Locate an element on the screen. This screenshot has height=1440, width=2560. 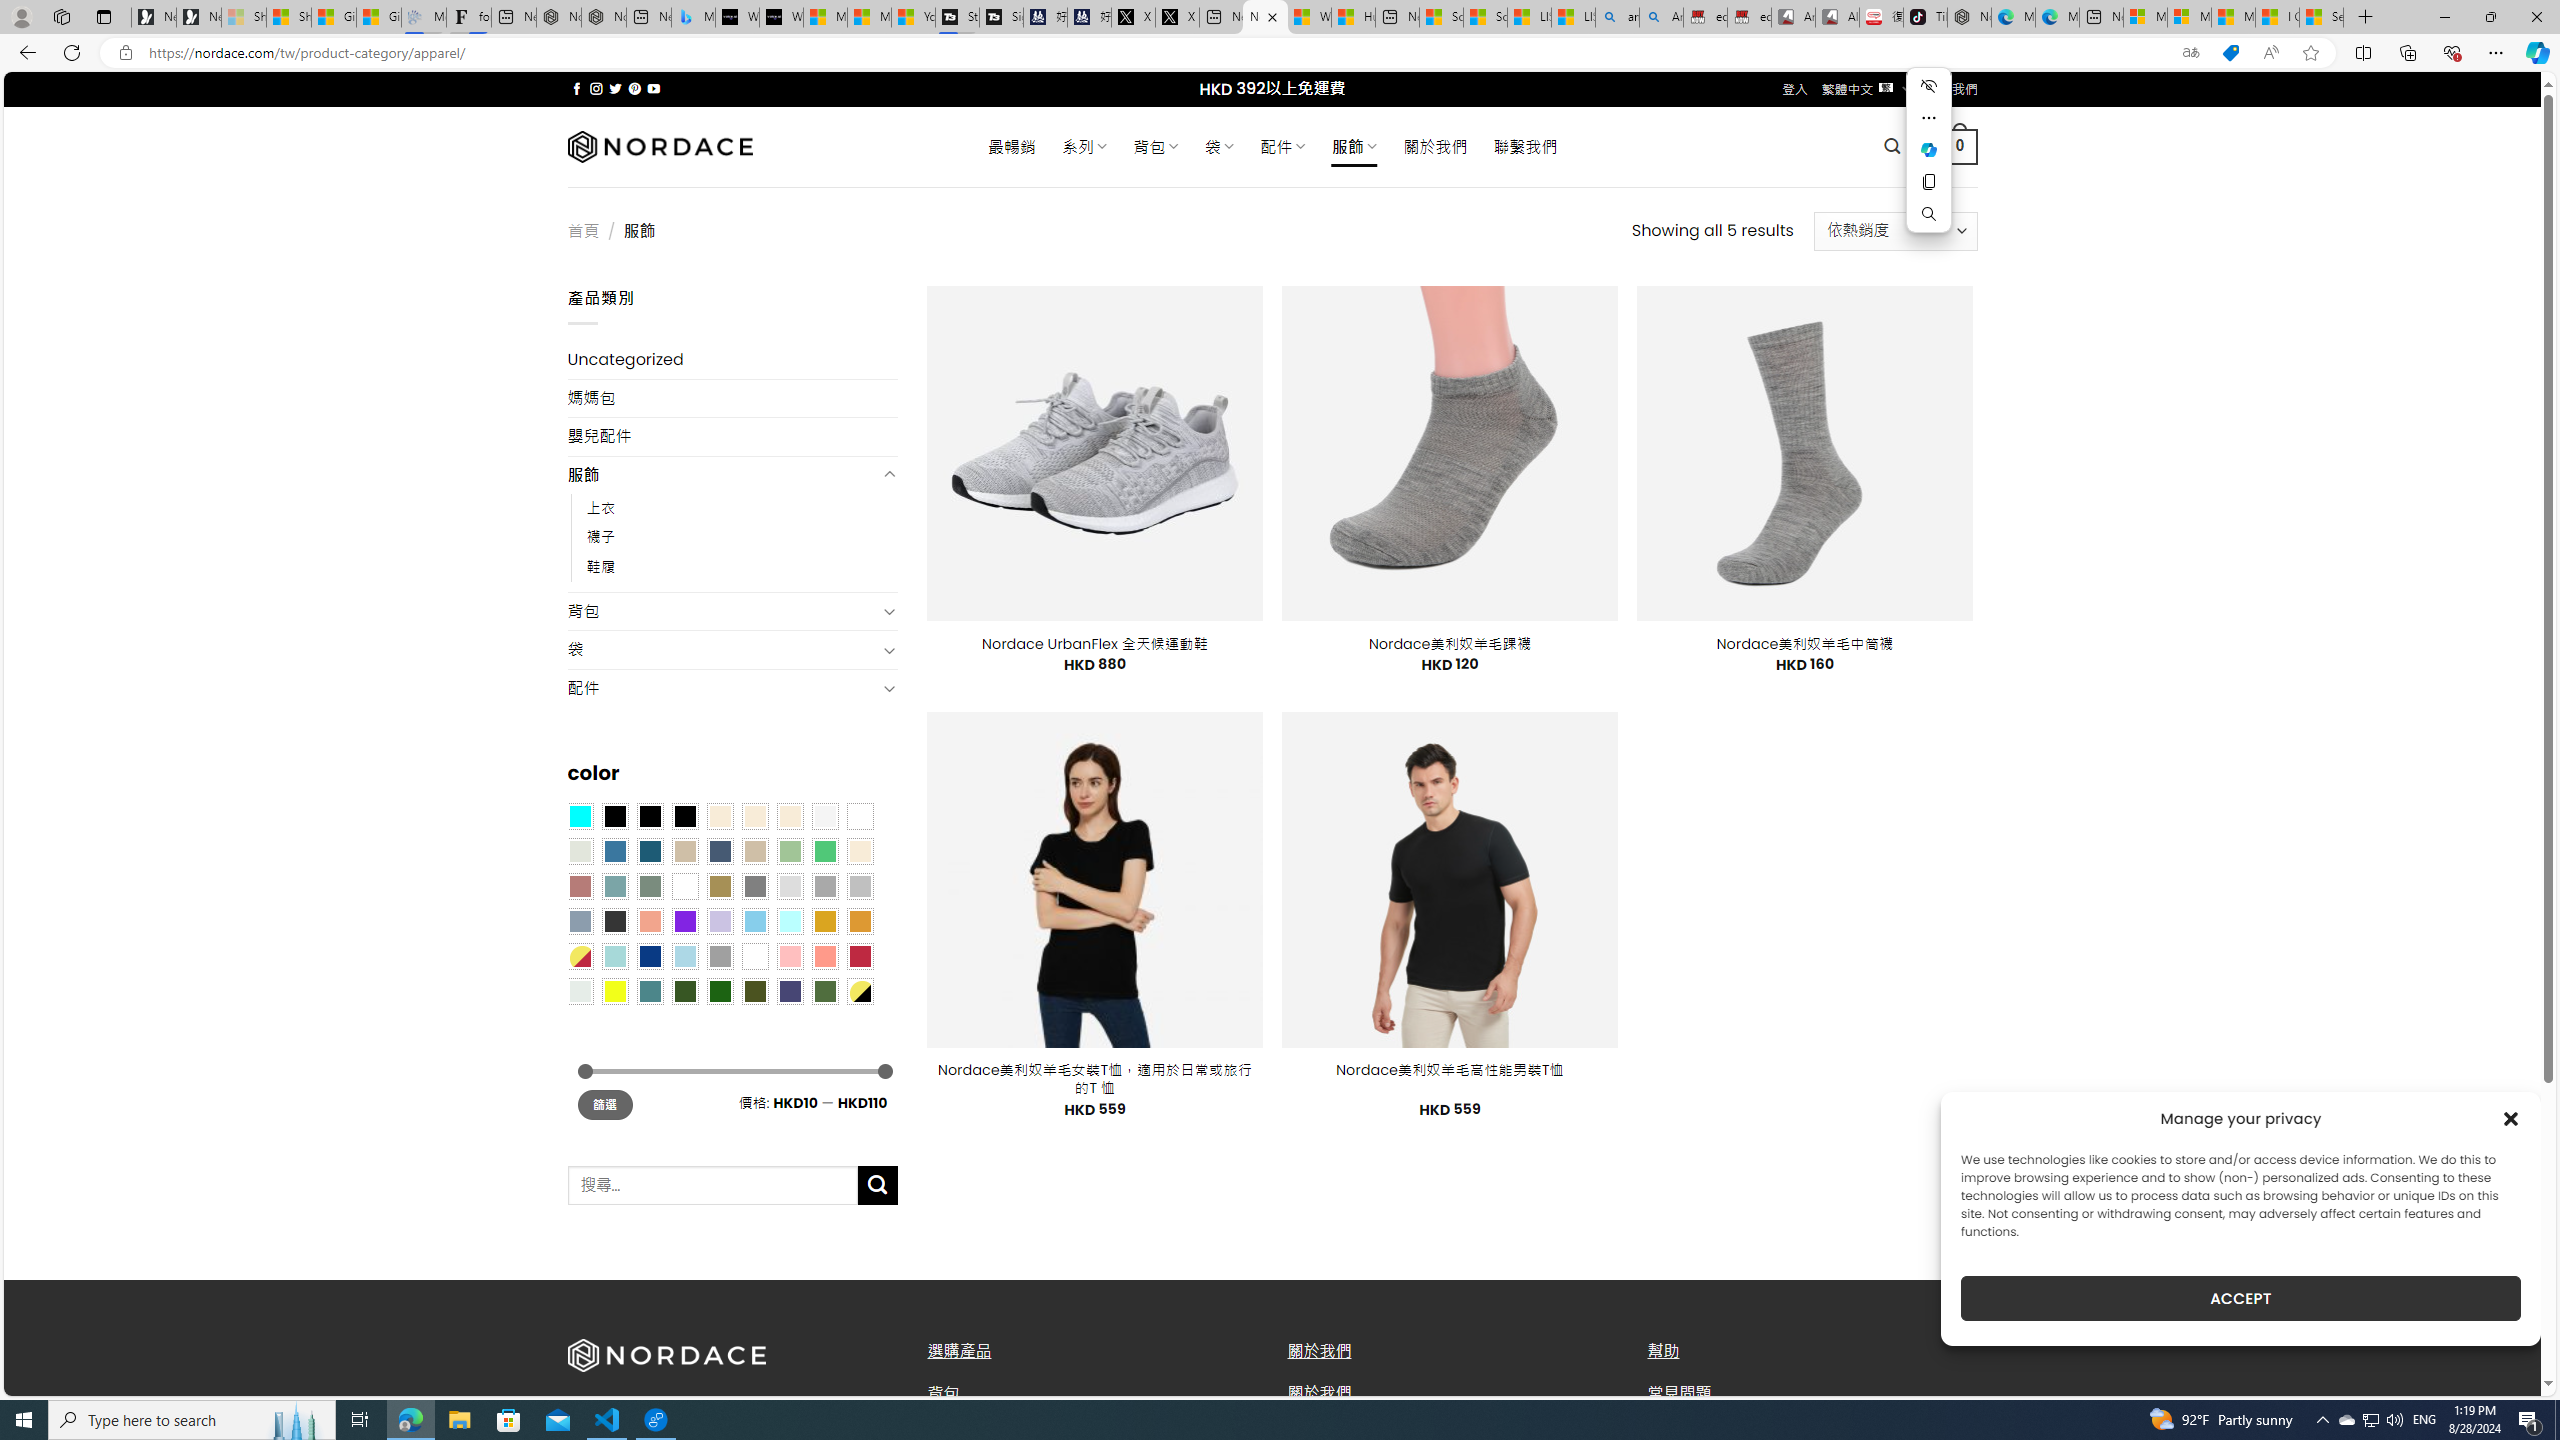
'Follow on Facebook' is located at coordinates (576, 88).